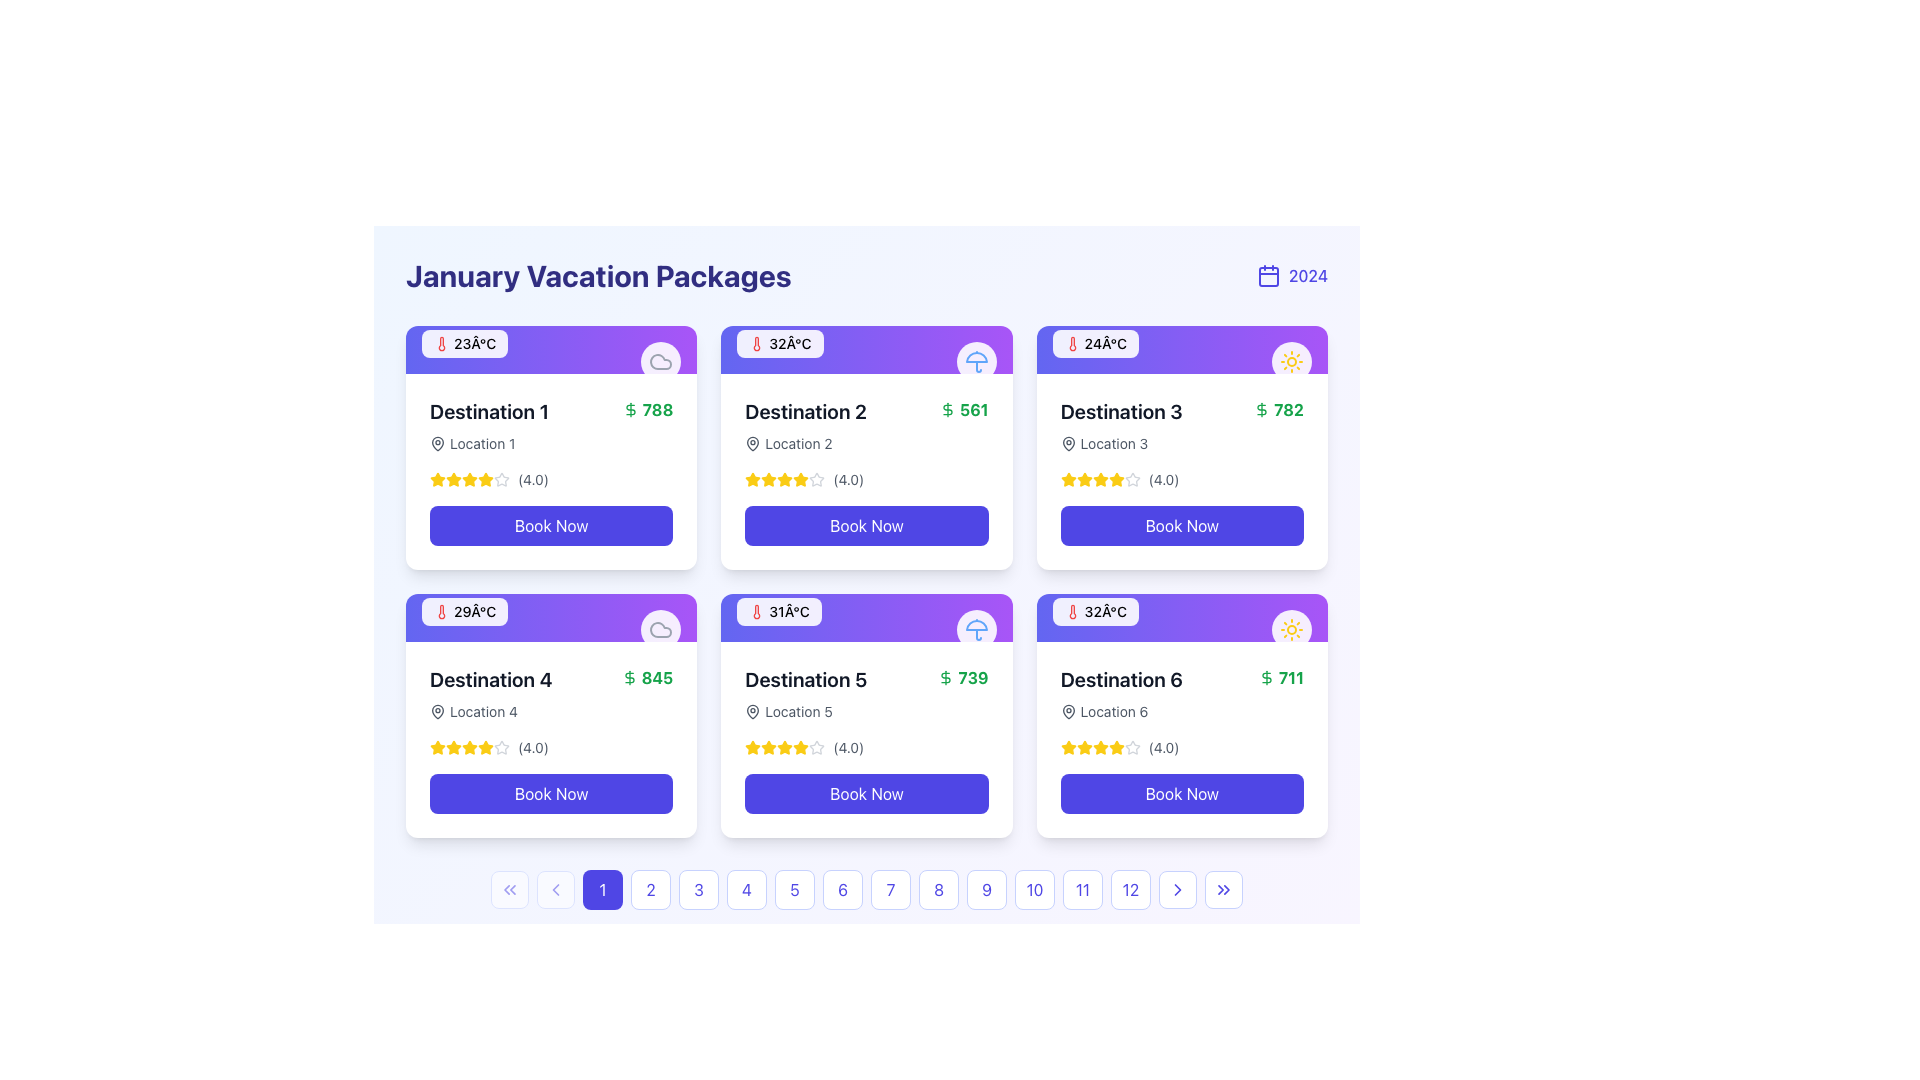 The width and height of the screenshot is (1920, 1080). What do you see at coordinates (1132, 479) in the screenshot?
I see `across the rating stars` at bounding box center [1132, 479].